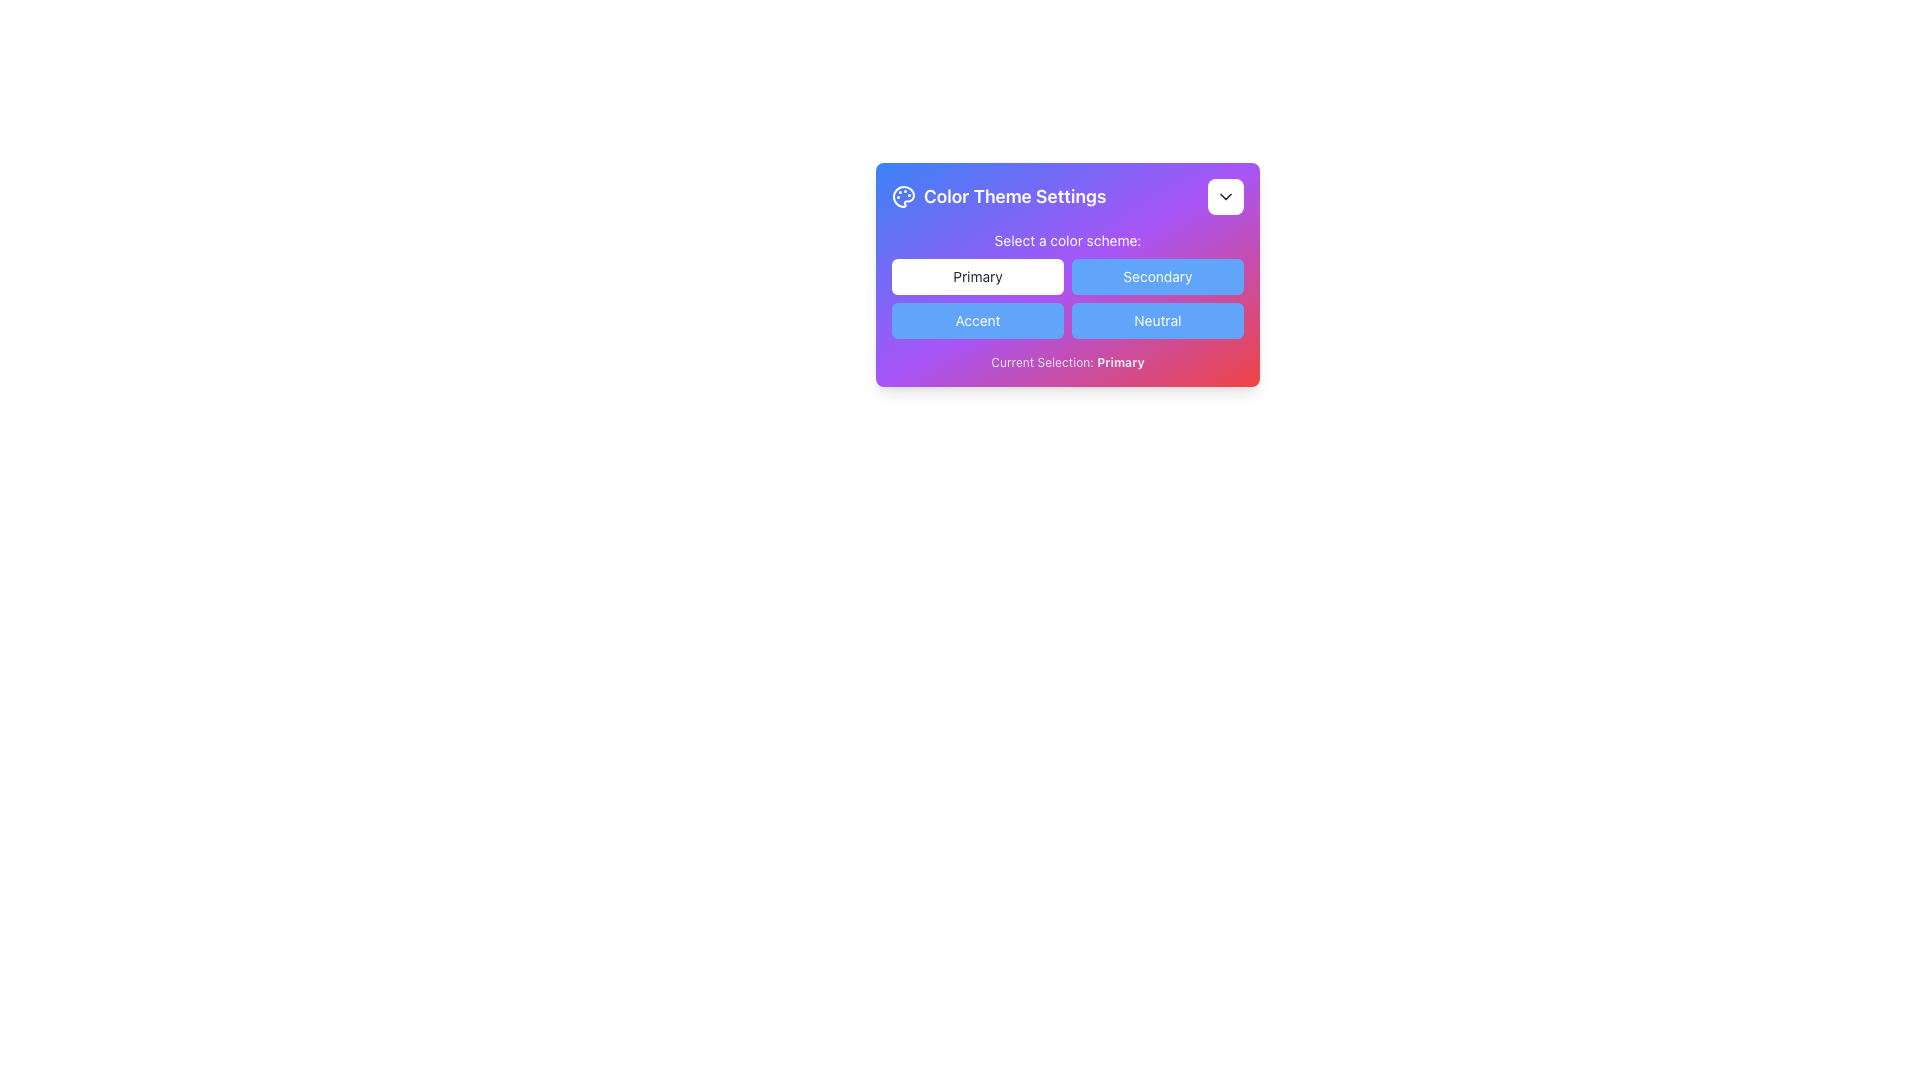 This screenshot has height=1080, width=1920. I want to click on the 'Color Theme Settings' static text with icon, which is prominently displayed in bold, large font alongside a palette icon against a gradient blue-to-purple background in the header of the color theme configuration dialog, so click(999, 196).